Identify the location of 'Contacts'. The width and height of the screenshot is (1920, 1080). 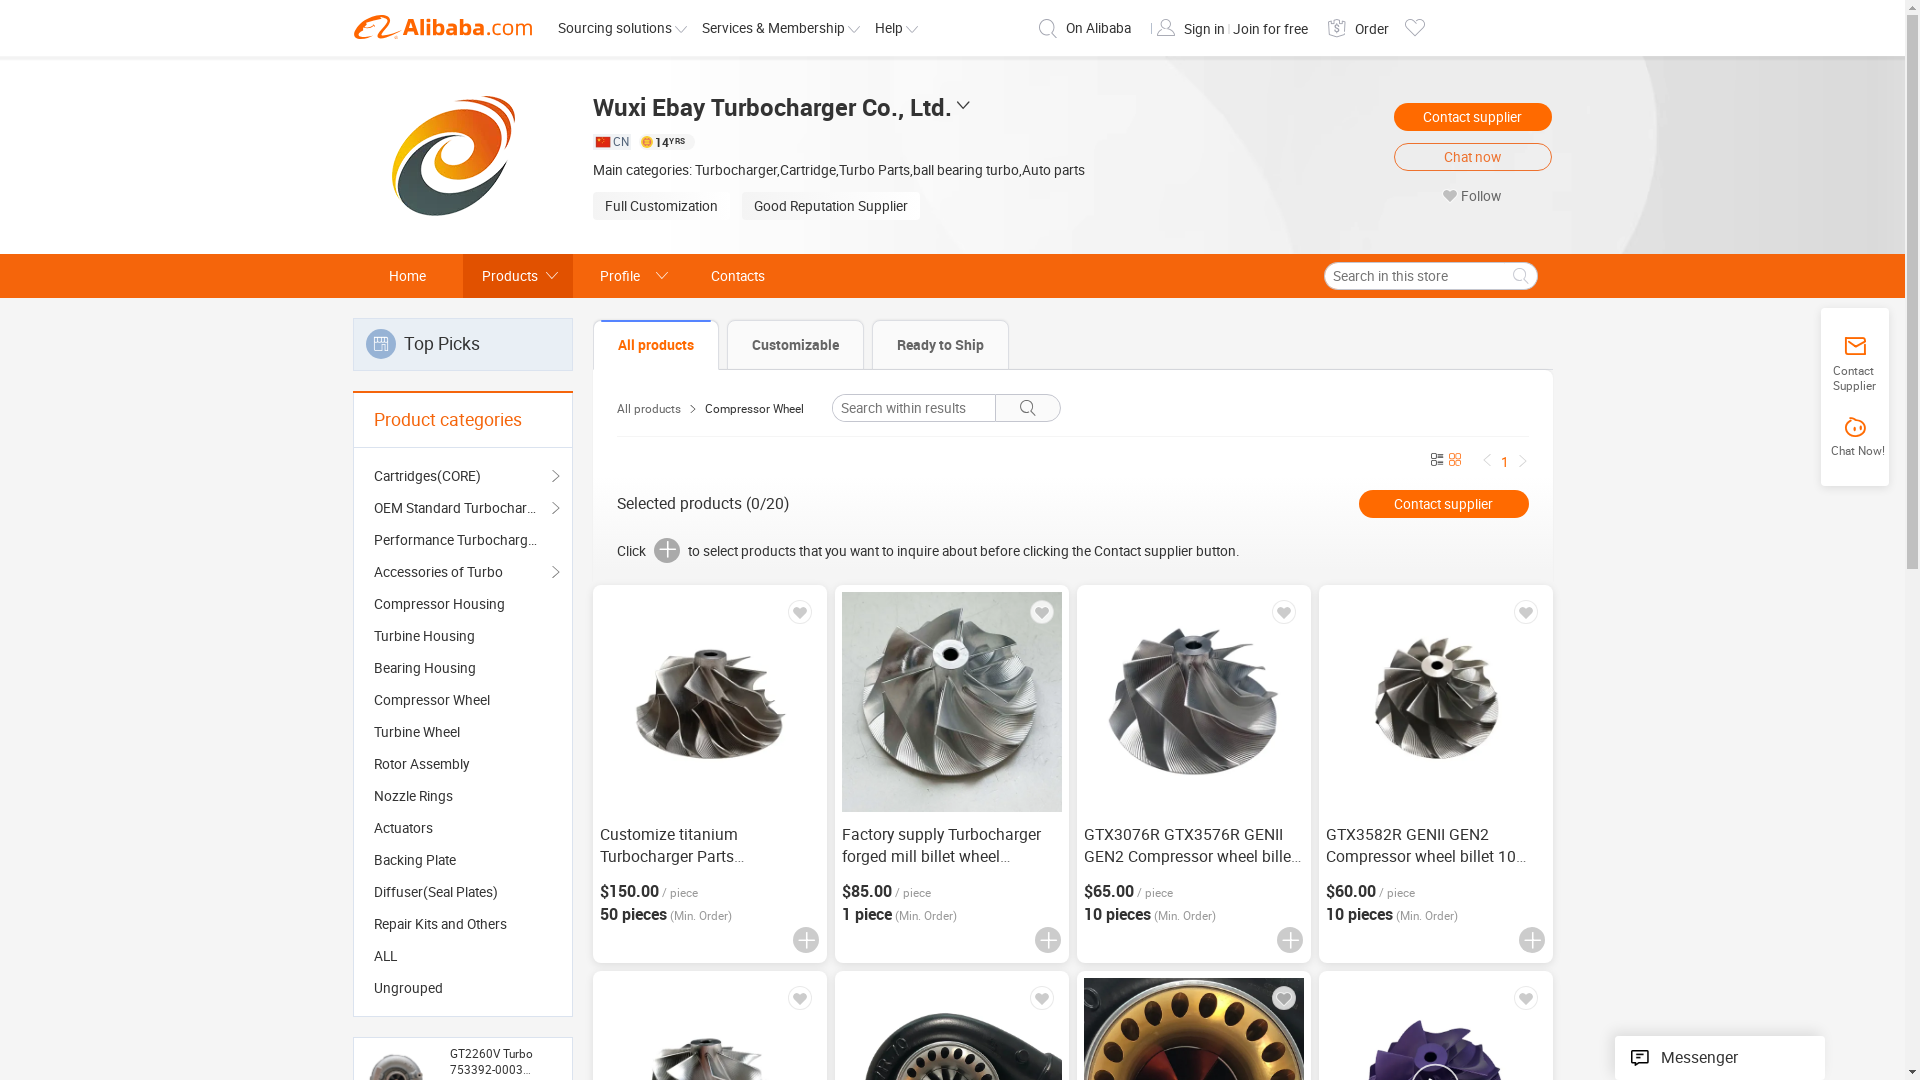
(736, 276).